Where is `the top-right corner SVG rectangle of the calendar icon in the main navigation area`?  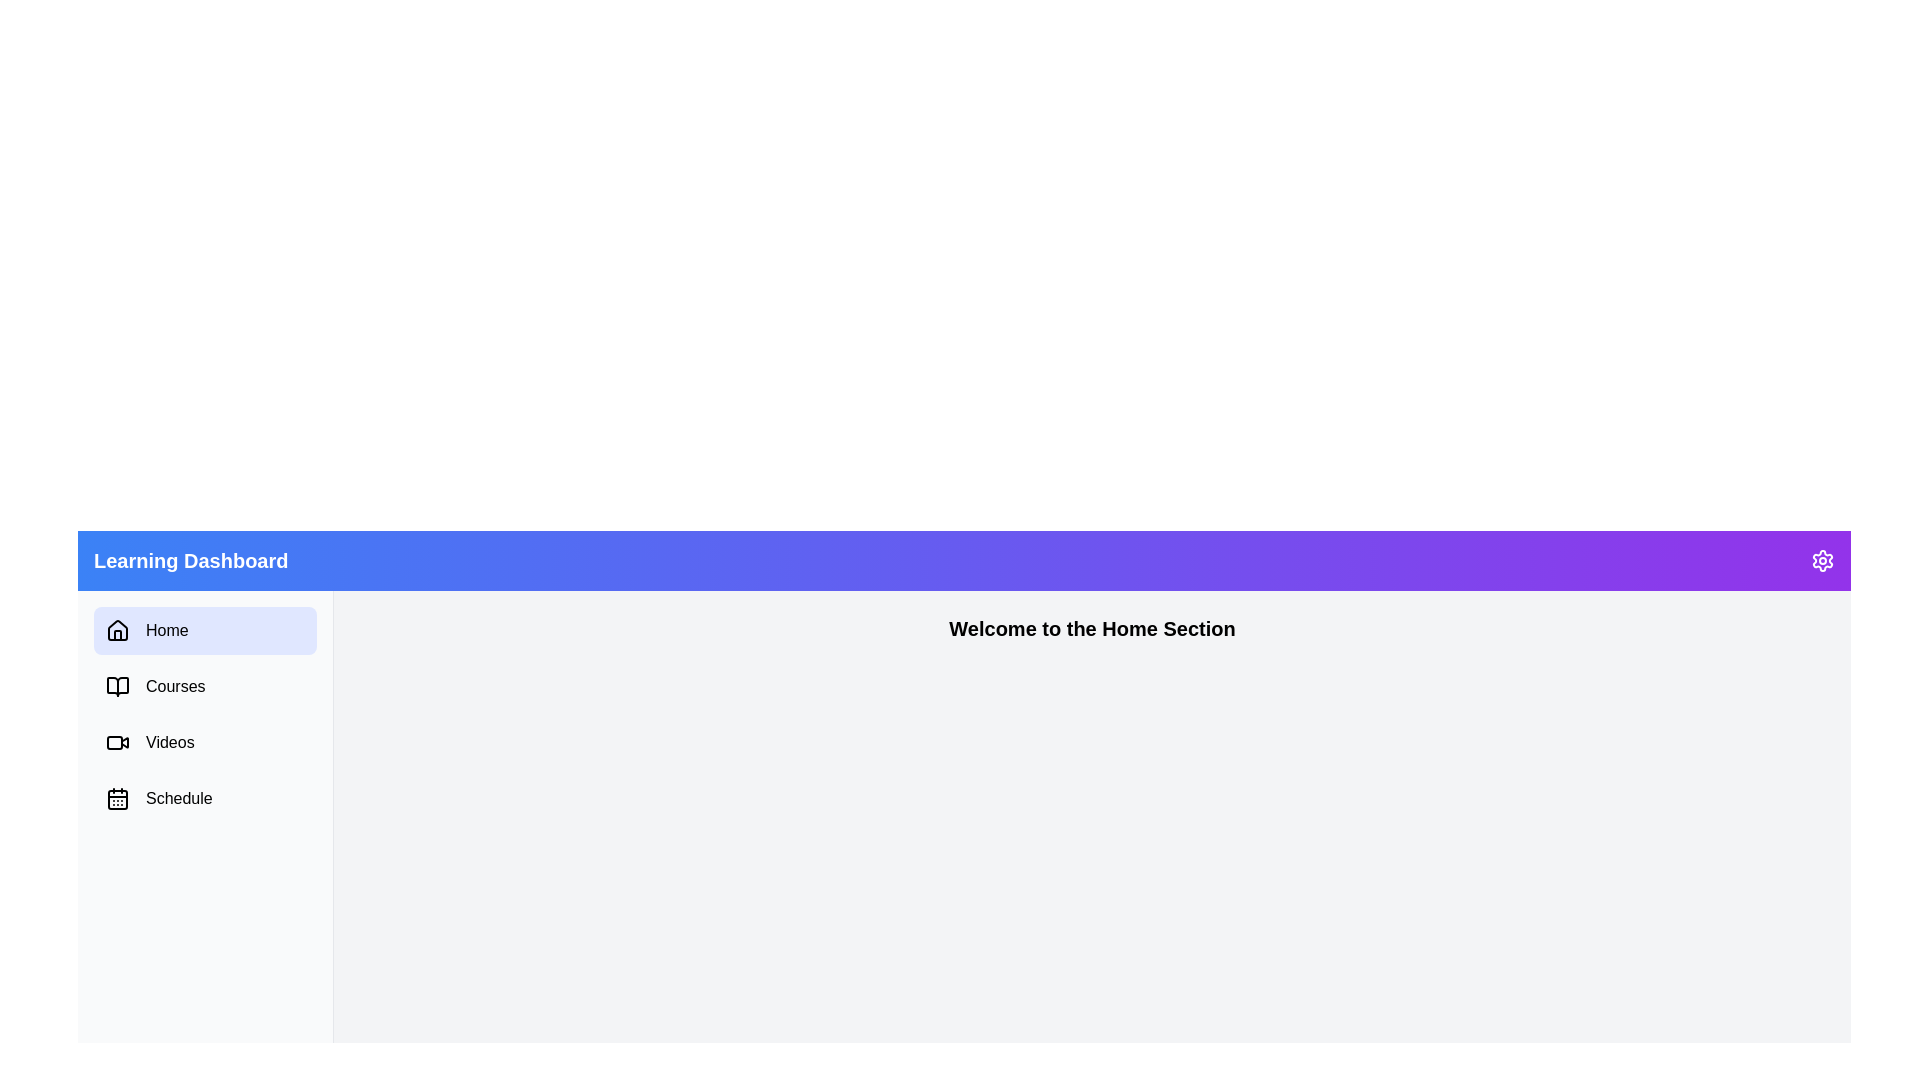 the top-right corner SVG rectangle of the calendar icon in the main navigation area is located at coordinates (117, 798).